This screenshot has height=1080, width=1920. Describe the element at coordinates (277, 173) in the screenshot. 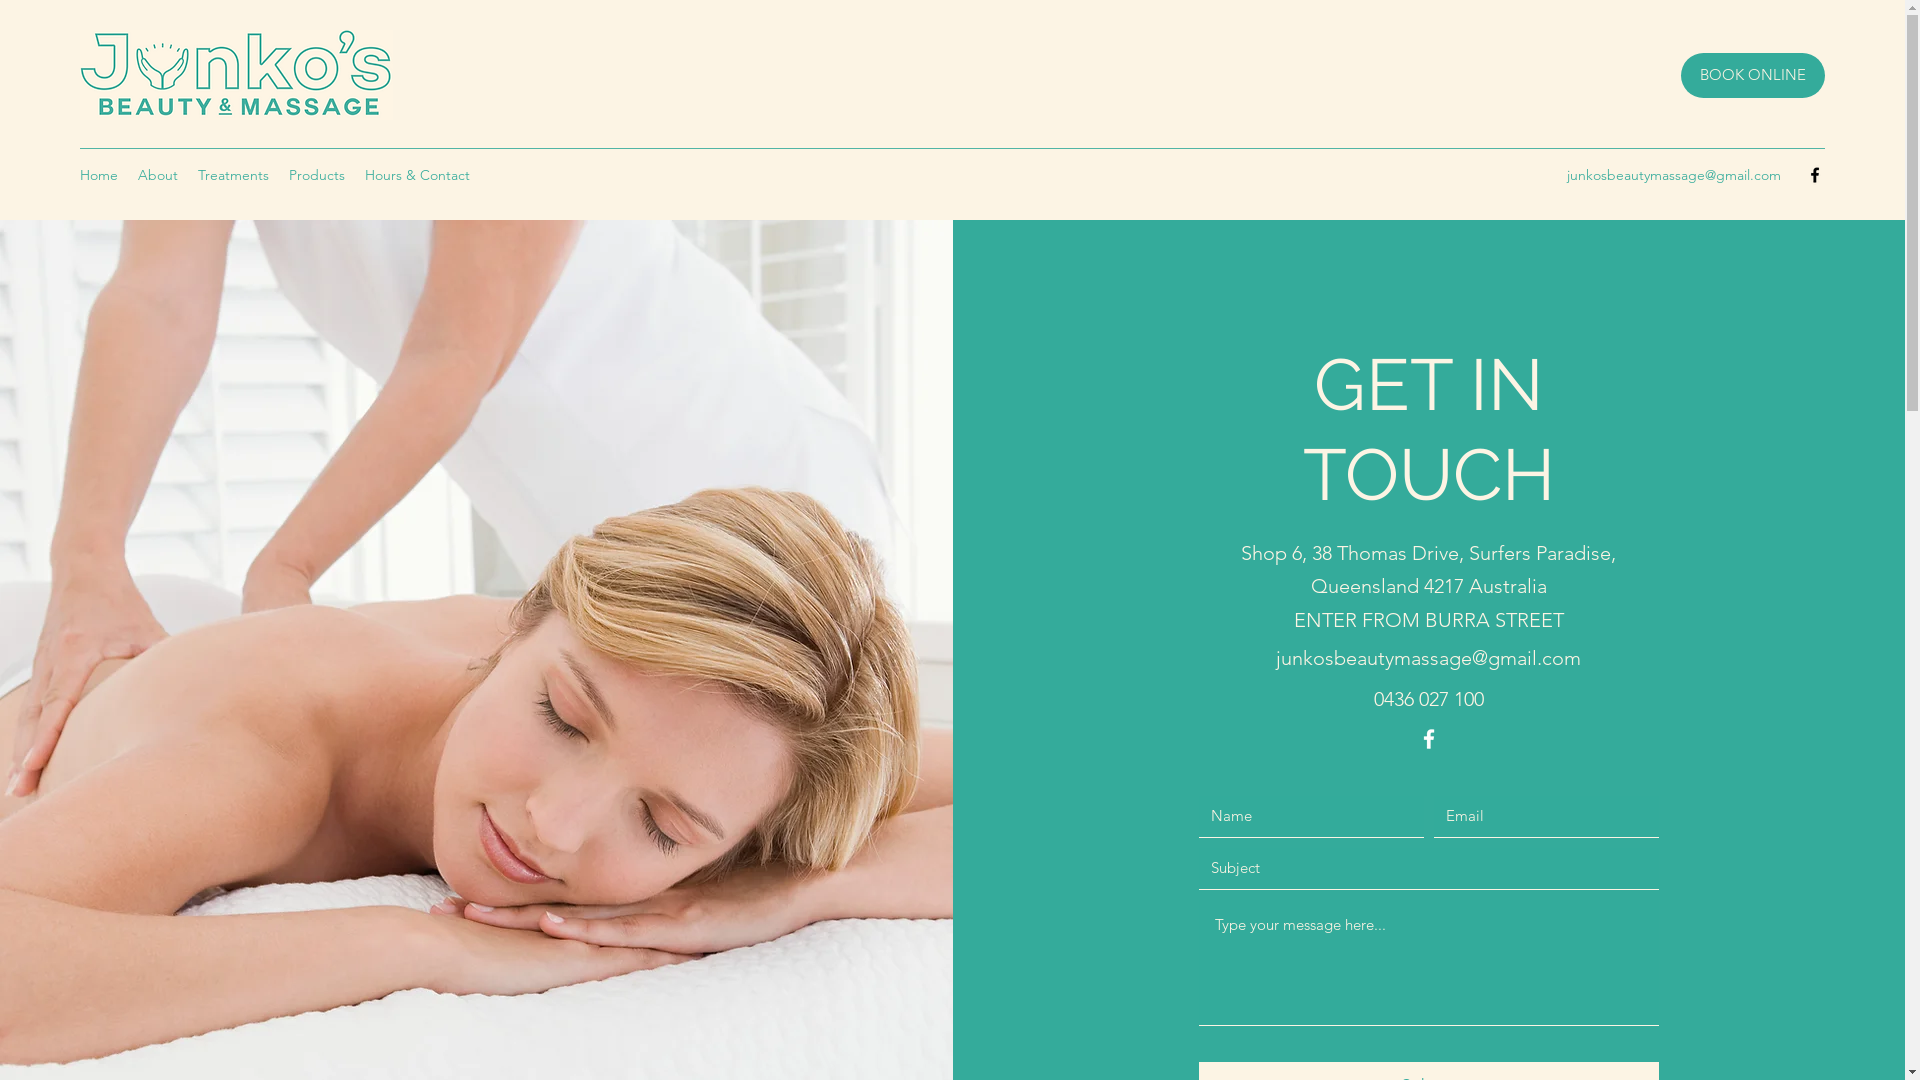

I see `'Products'` at that location.